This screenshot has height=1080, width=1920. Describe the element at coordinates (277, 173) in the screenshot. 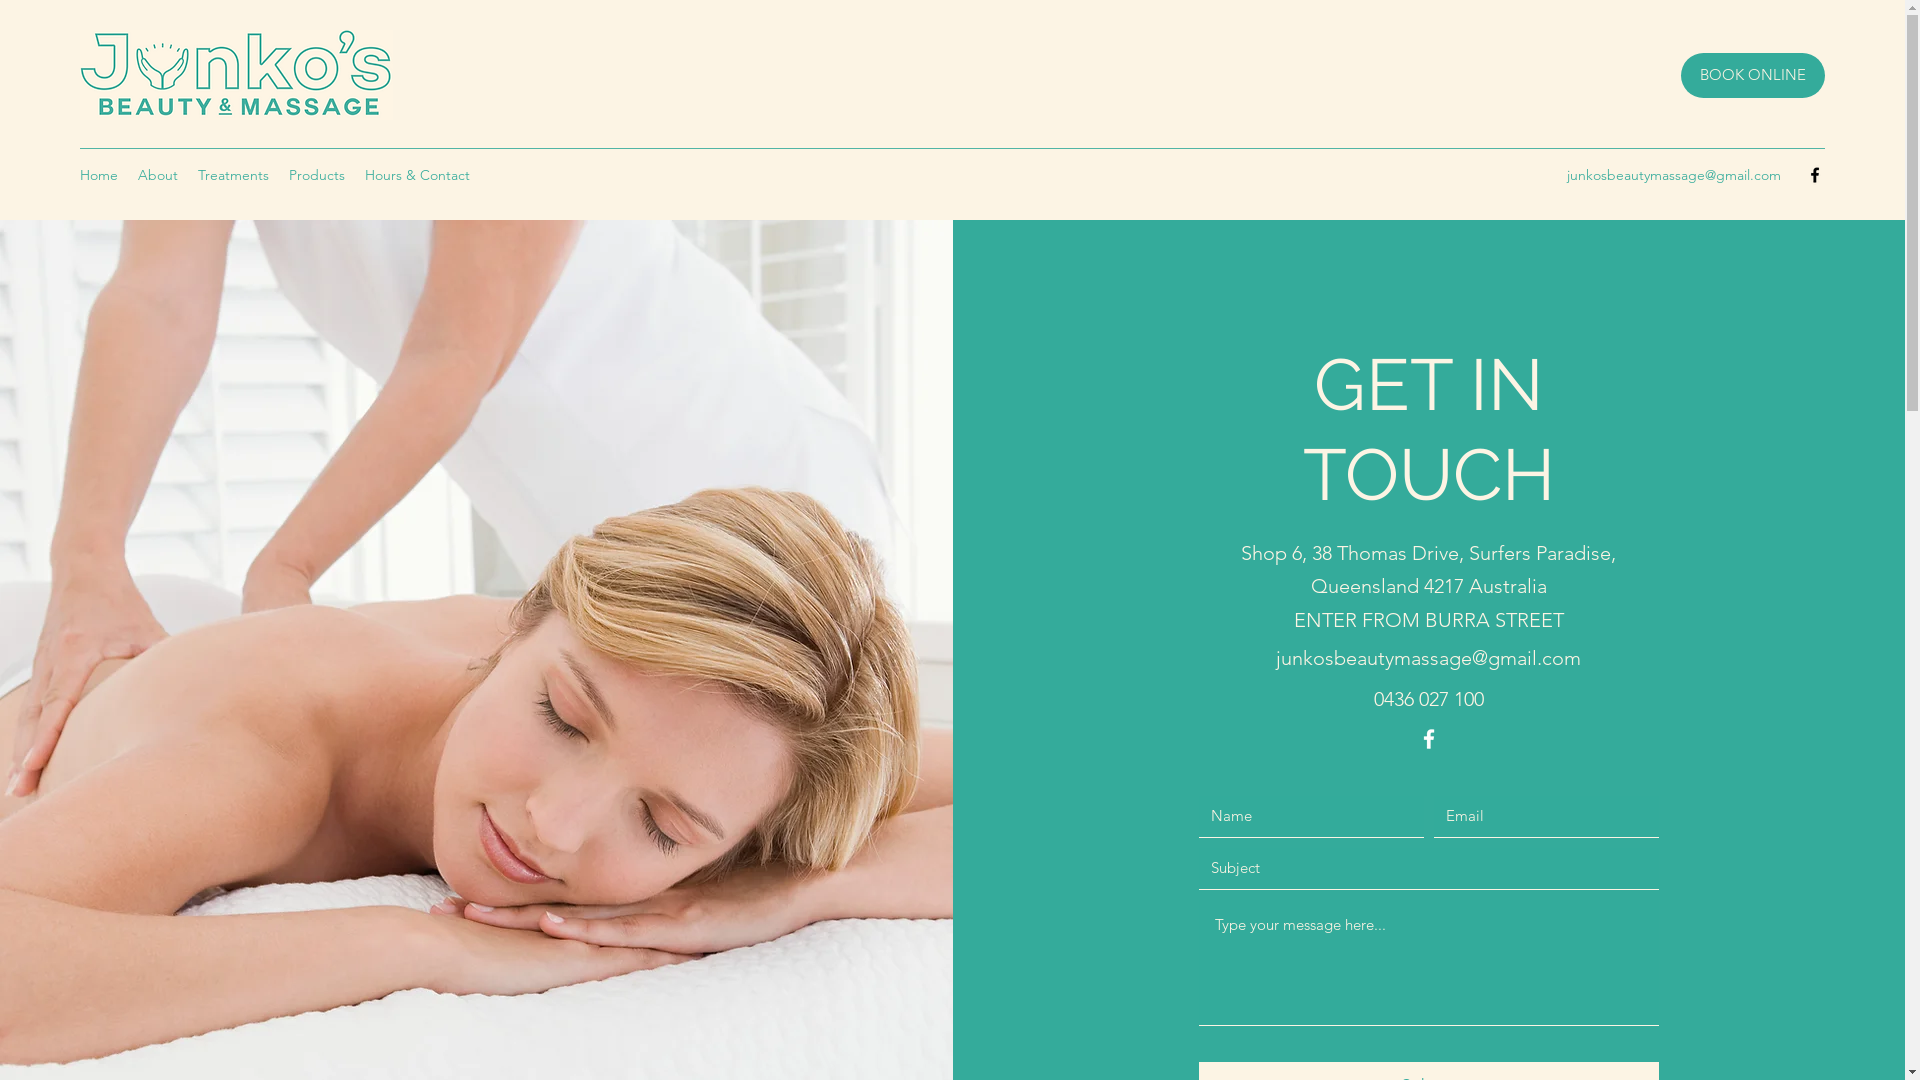

I see `'Products'` at that location.